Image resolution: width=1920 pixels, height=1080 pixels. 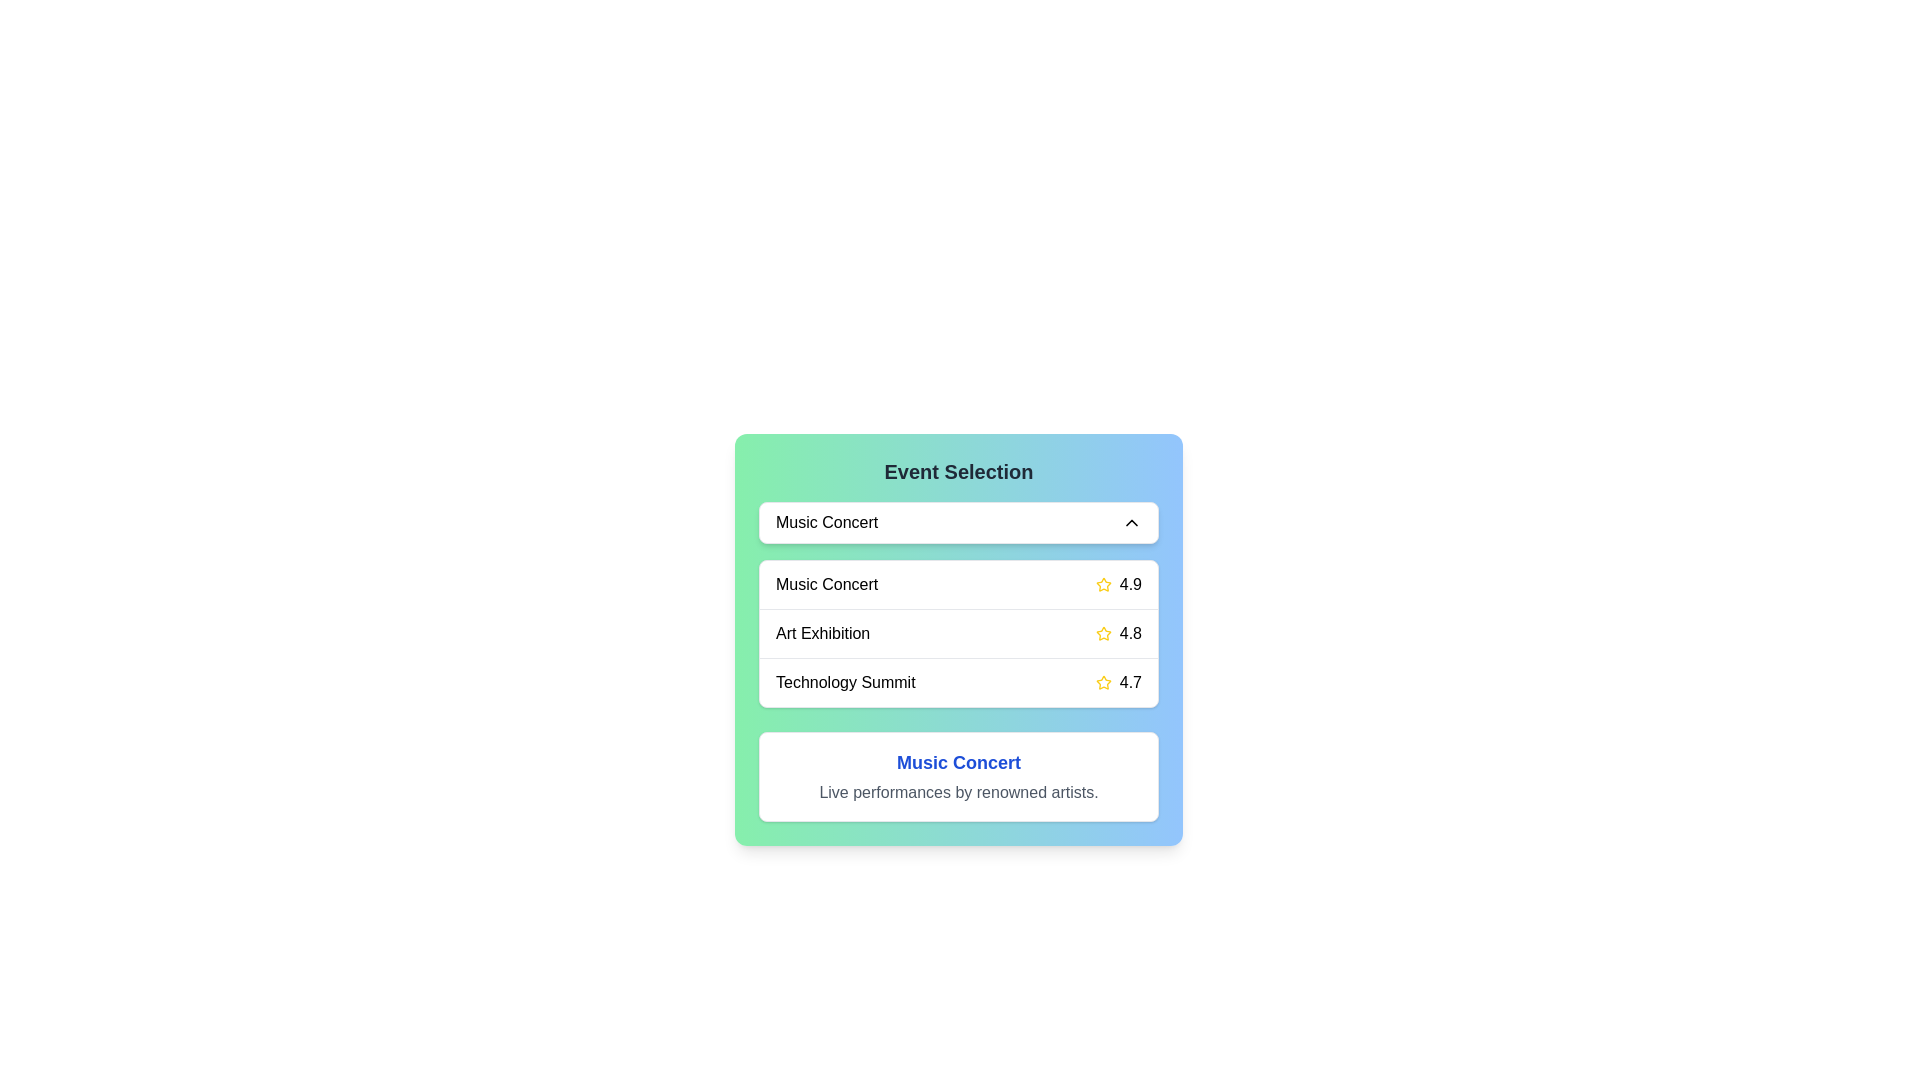 I want to click on the star icon representing the rating system, located to the left of the numeric score '4.8', to interact with it, so click(x=1102, y=633).